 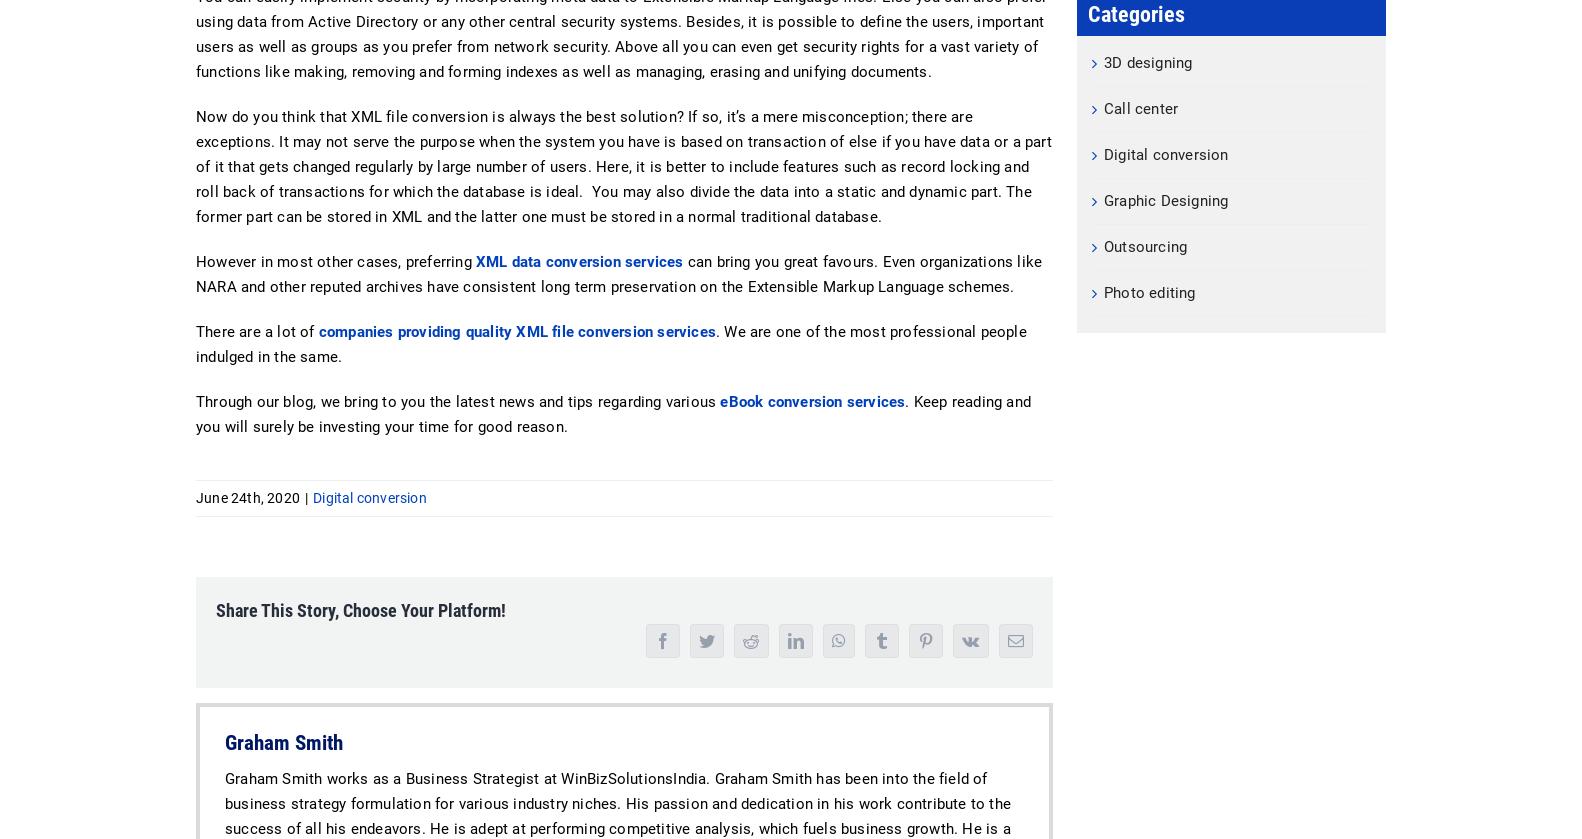 I want to click on 'Through our blog, we bring to you the latest news and tips regarding various', so click(x=196, y=401).